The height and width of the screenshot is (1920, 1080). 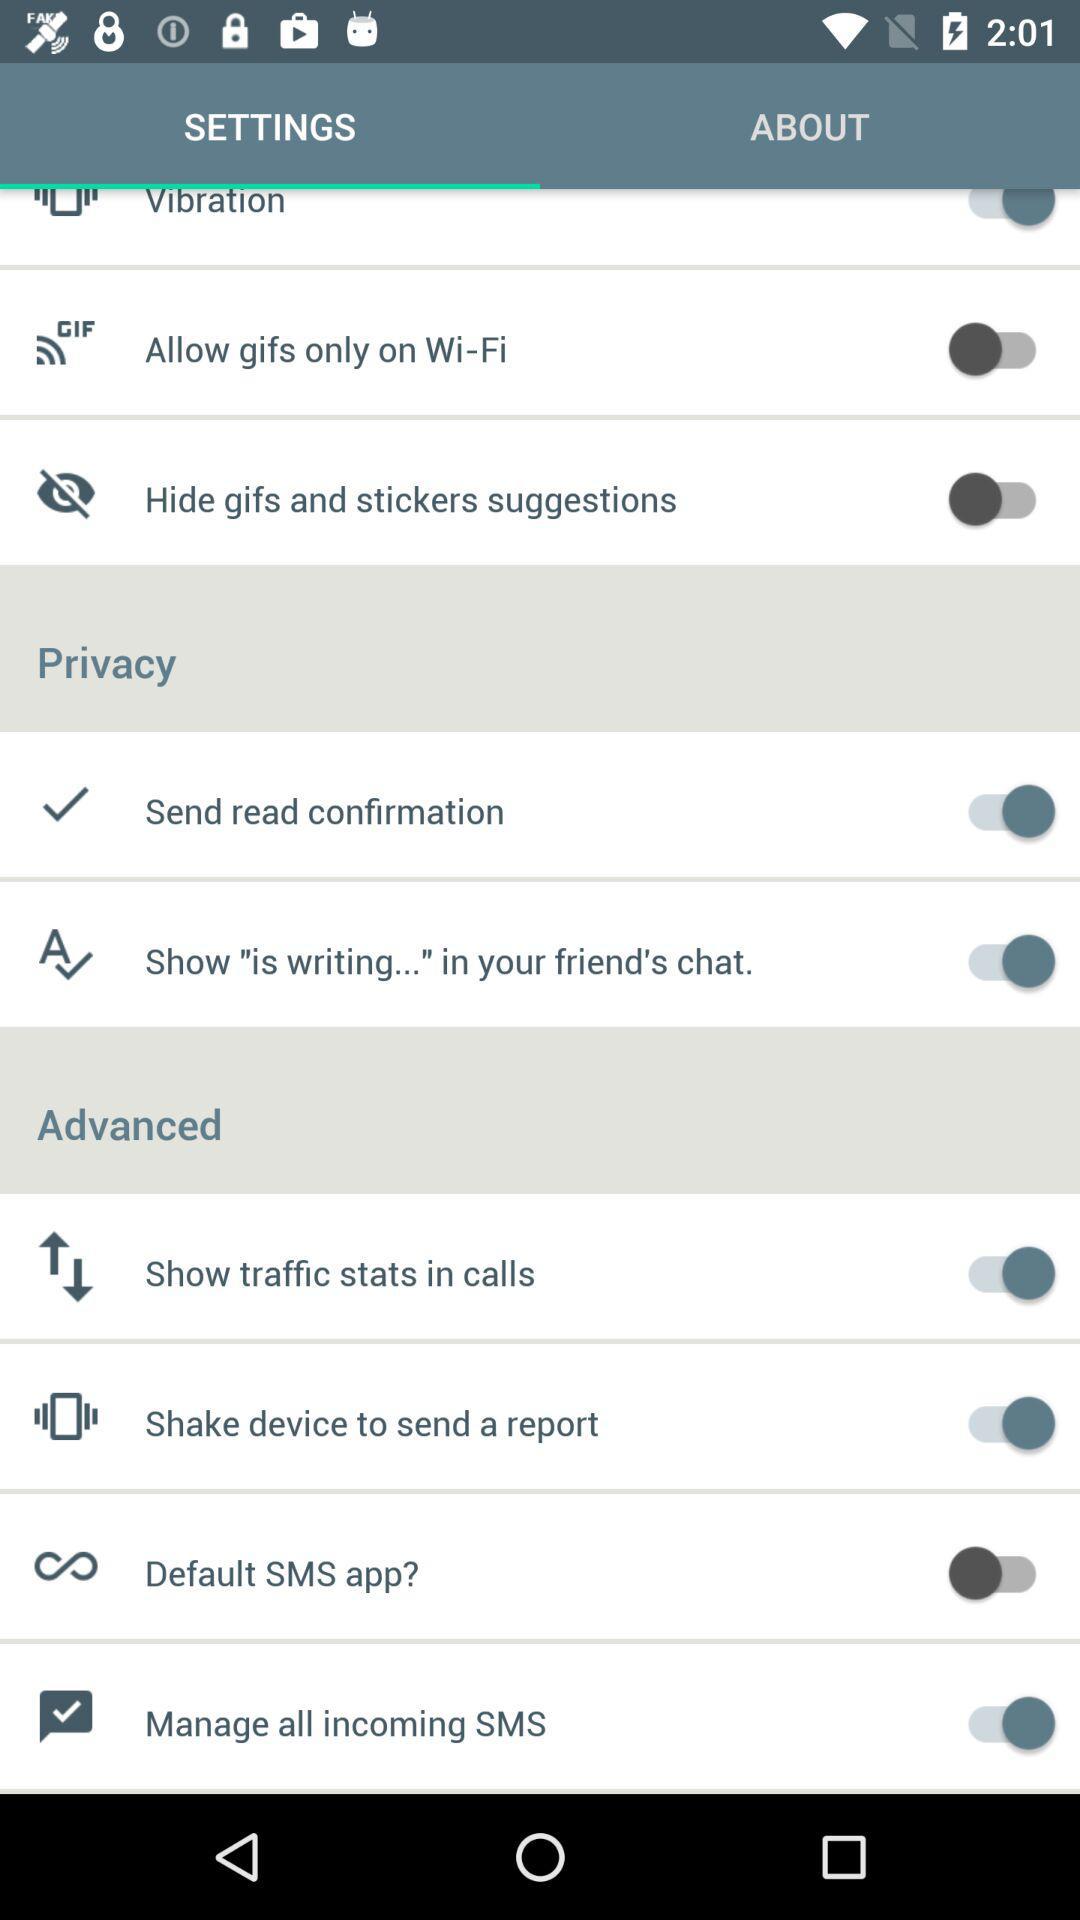 What do you see at coordinates (1002, 808) in the screenshot?
I see `activate send read confirmation` at bounding box center [1002, 808].